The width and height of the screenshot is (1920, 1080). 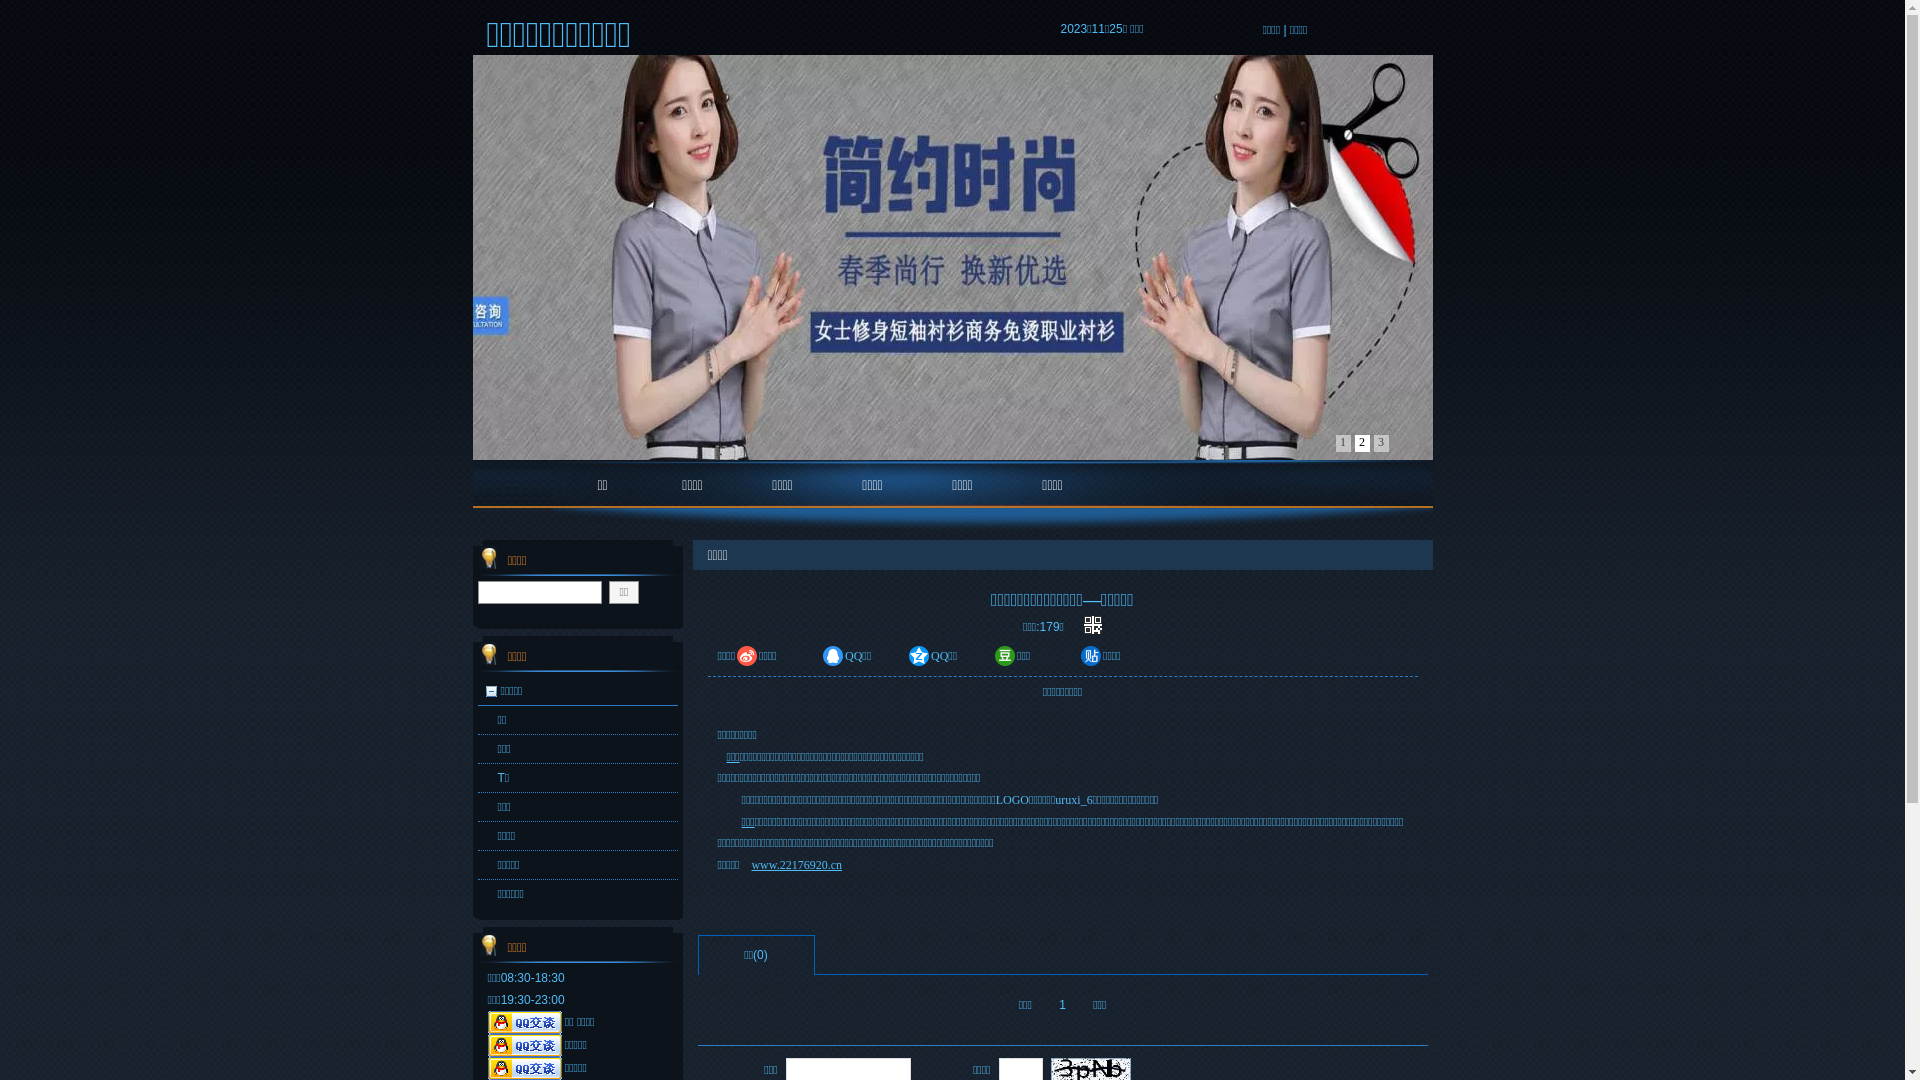 I want to click on 'www.22176920.cn', so click(x=749, y=863).